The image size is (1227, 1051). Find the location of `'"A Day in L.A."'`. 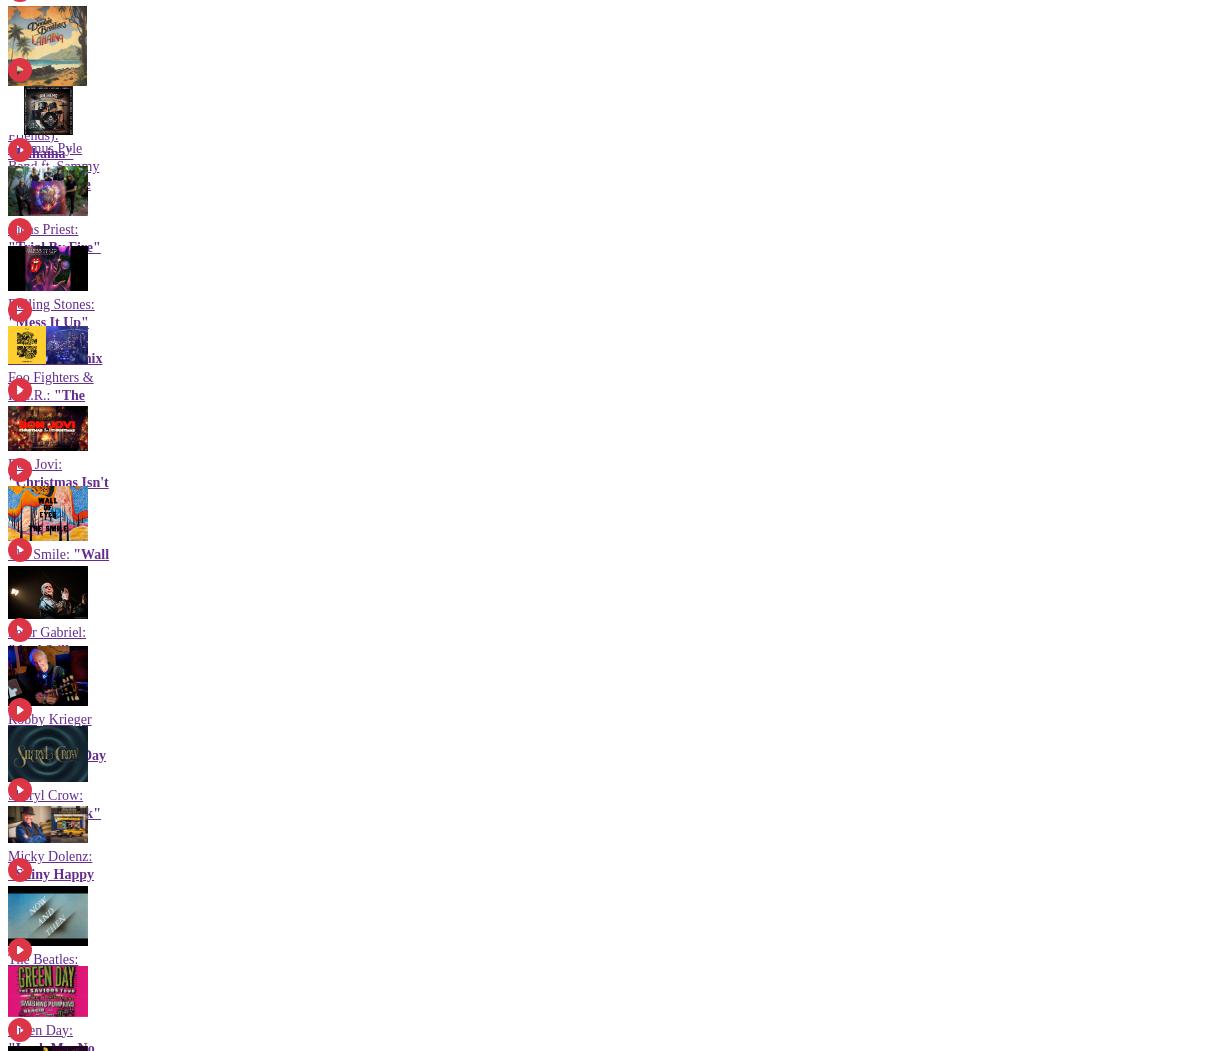

'"A Day in L.A."' is located at coordinates (57, 763).